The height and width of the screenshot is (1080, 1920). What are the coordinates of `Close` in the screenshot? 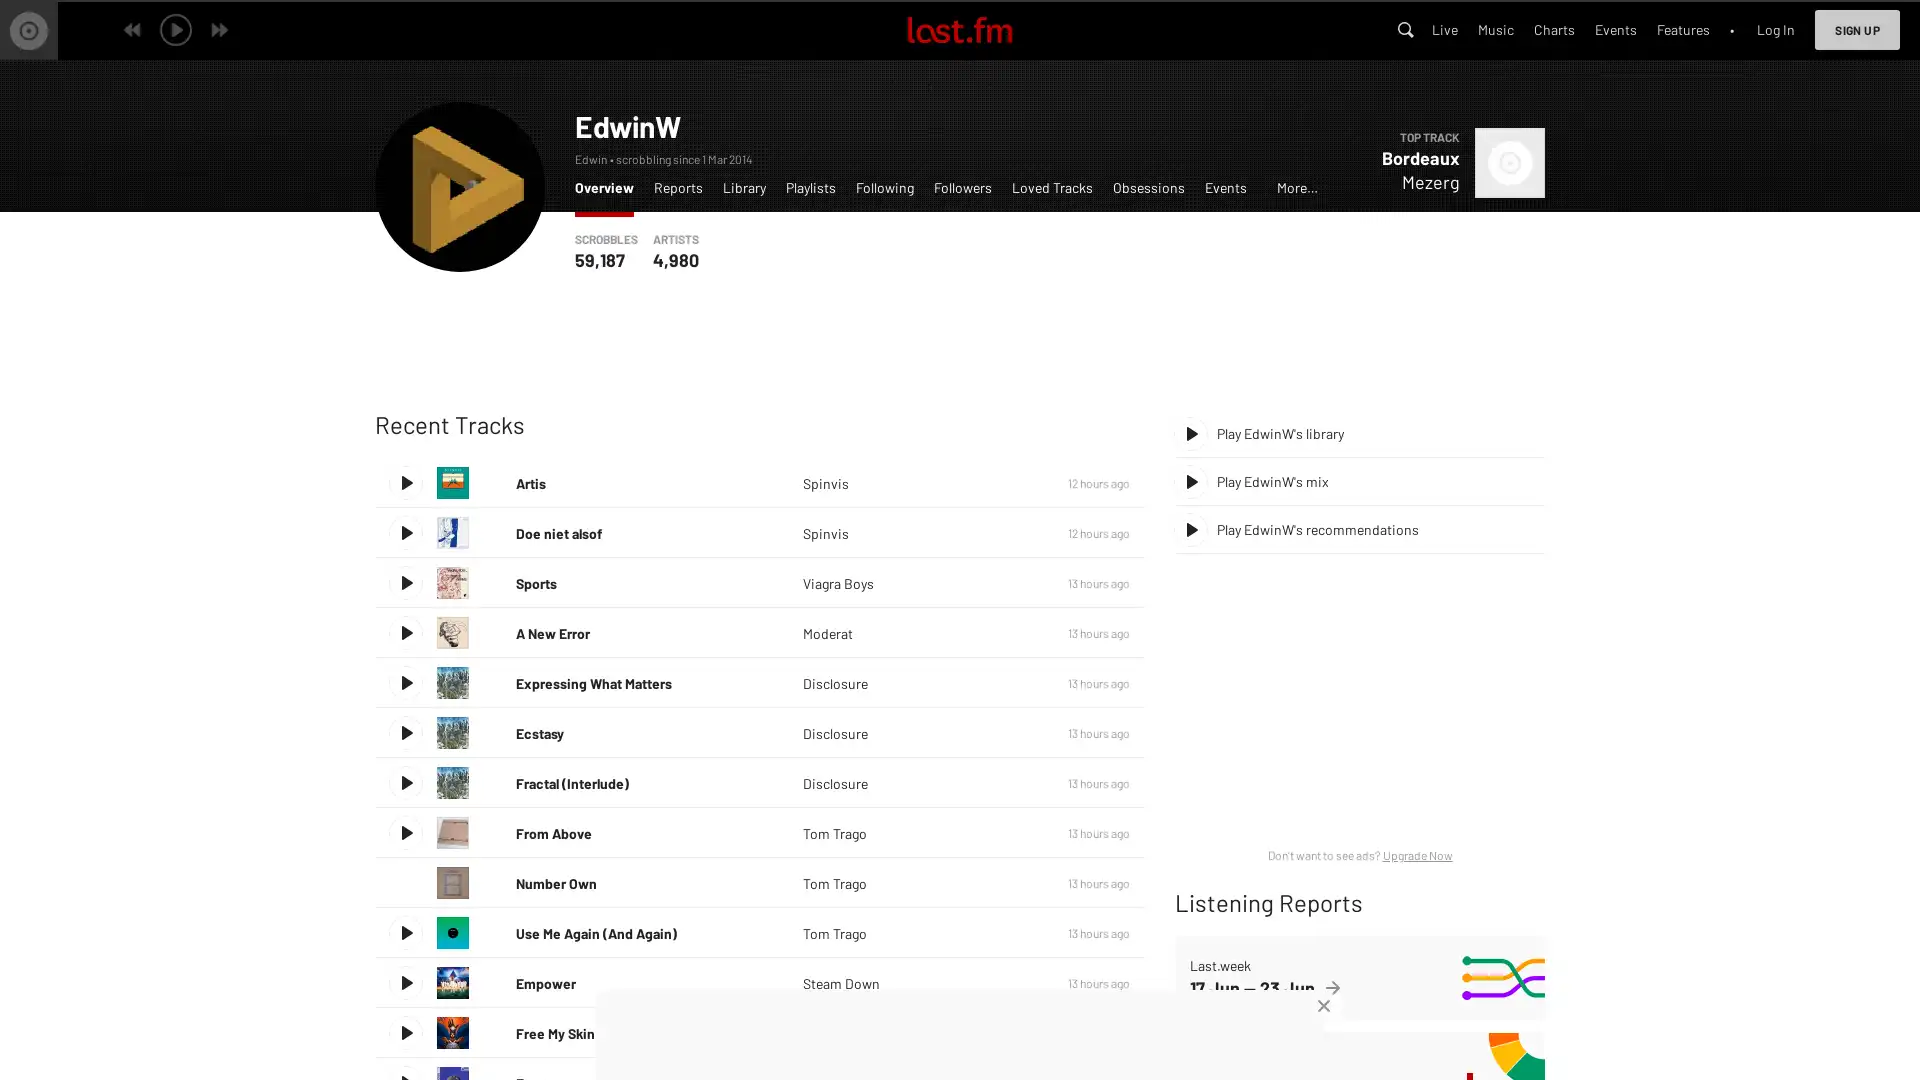 It's located at (1324, 1006).